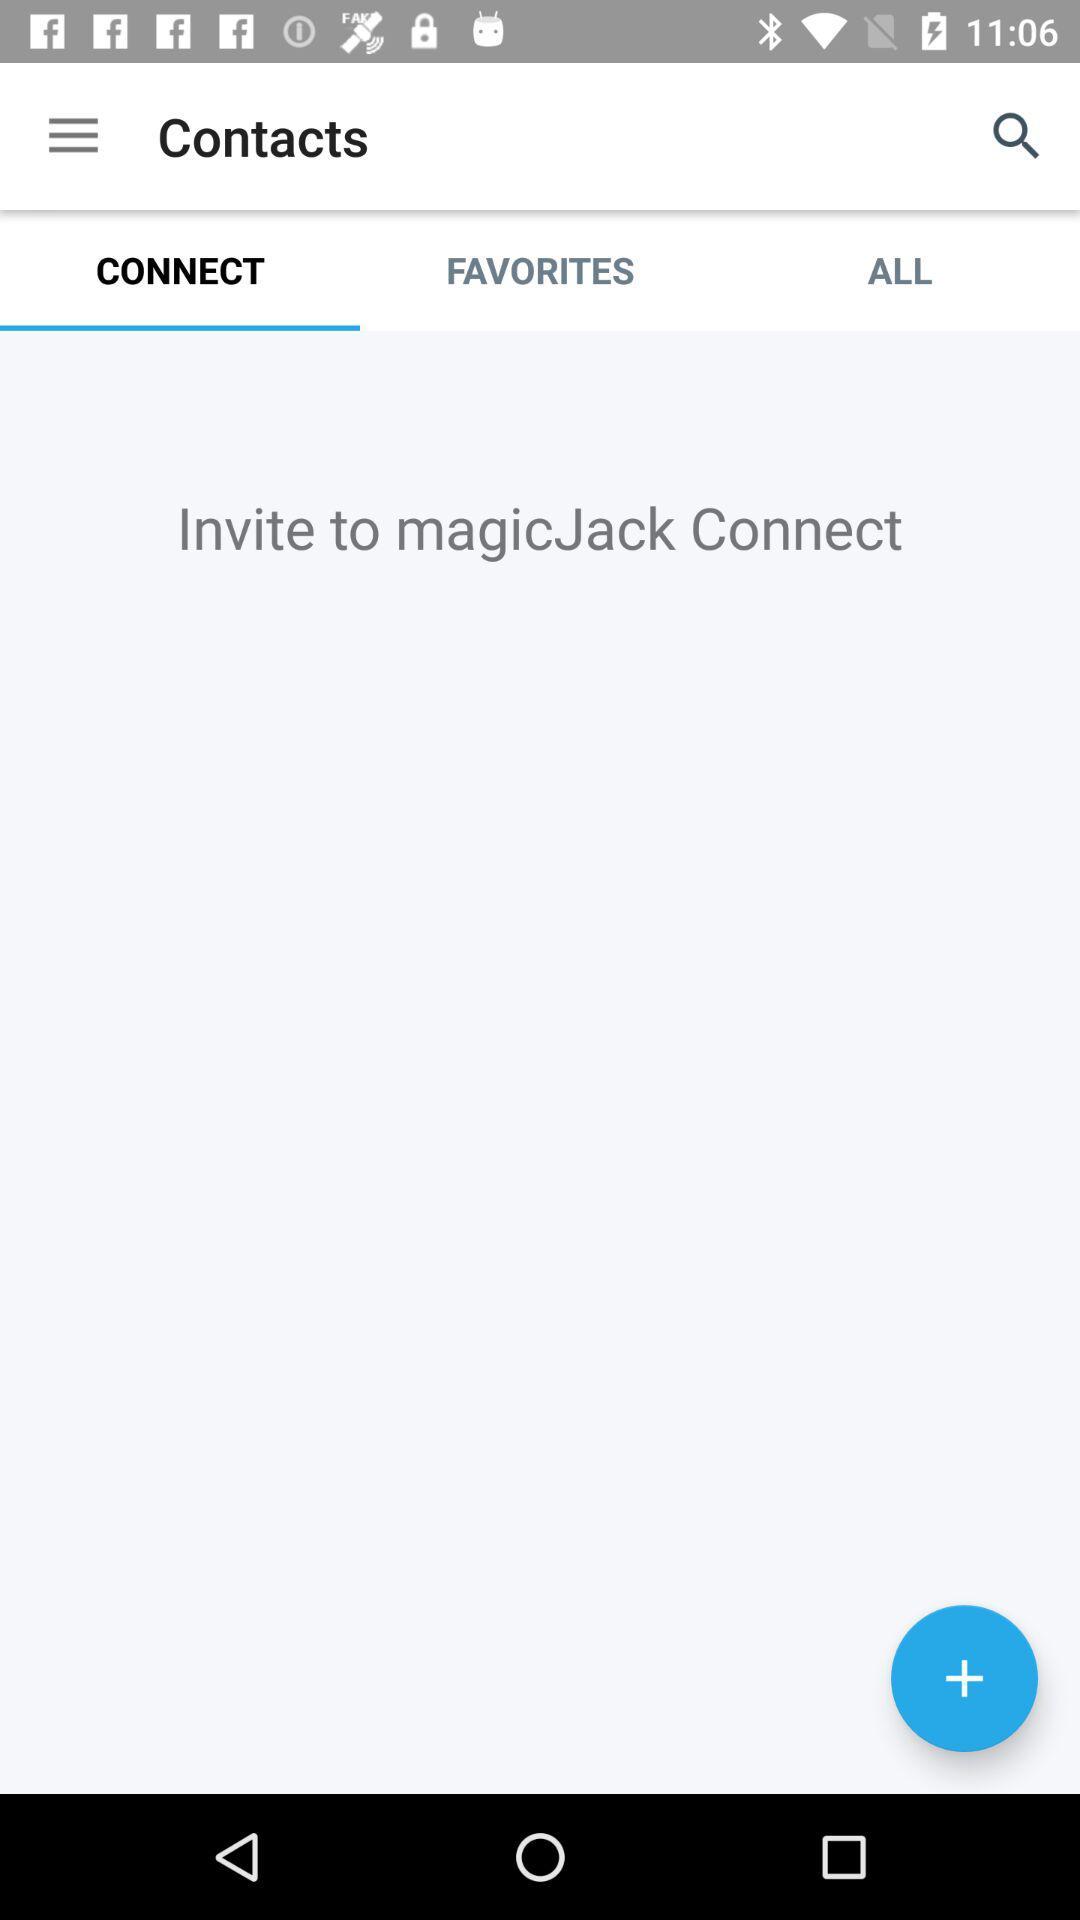 The image size is (1080, 1920). What do you see at coordinates (540, 526) in the screenshot?
I see `invite to magicjack item` at bounding box center [540, 526].